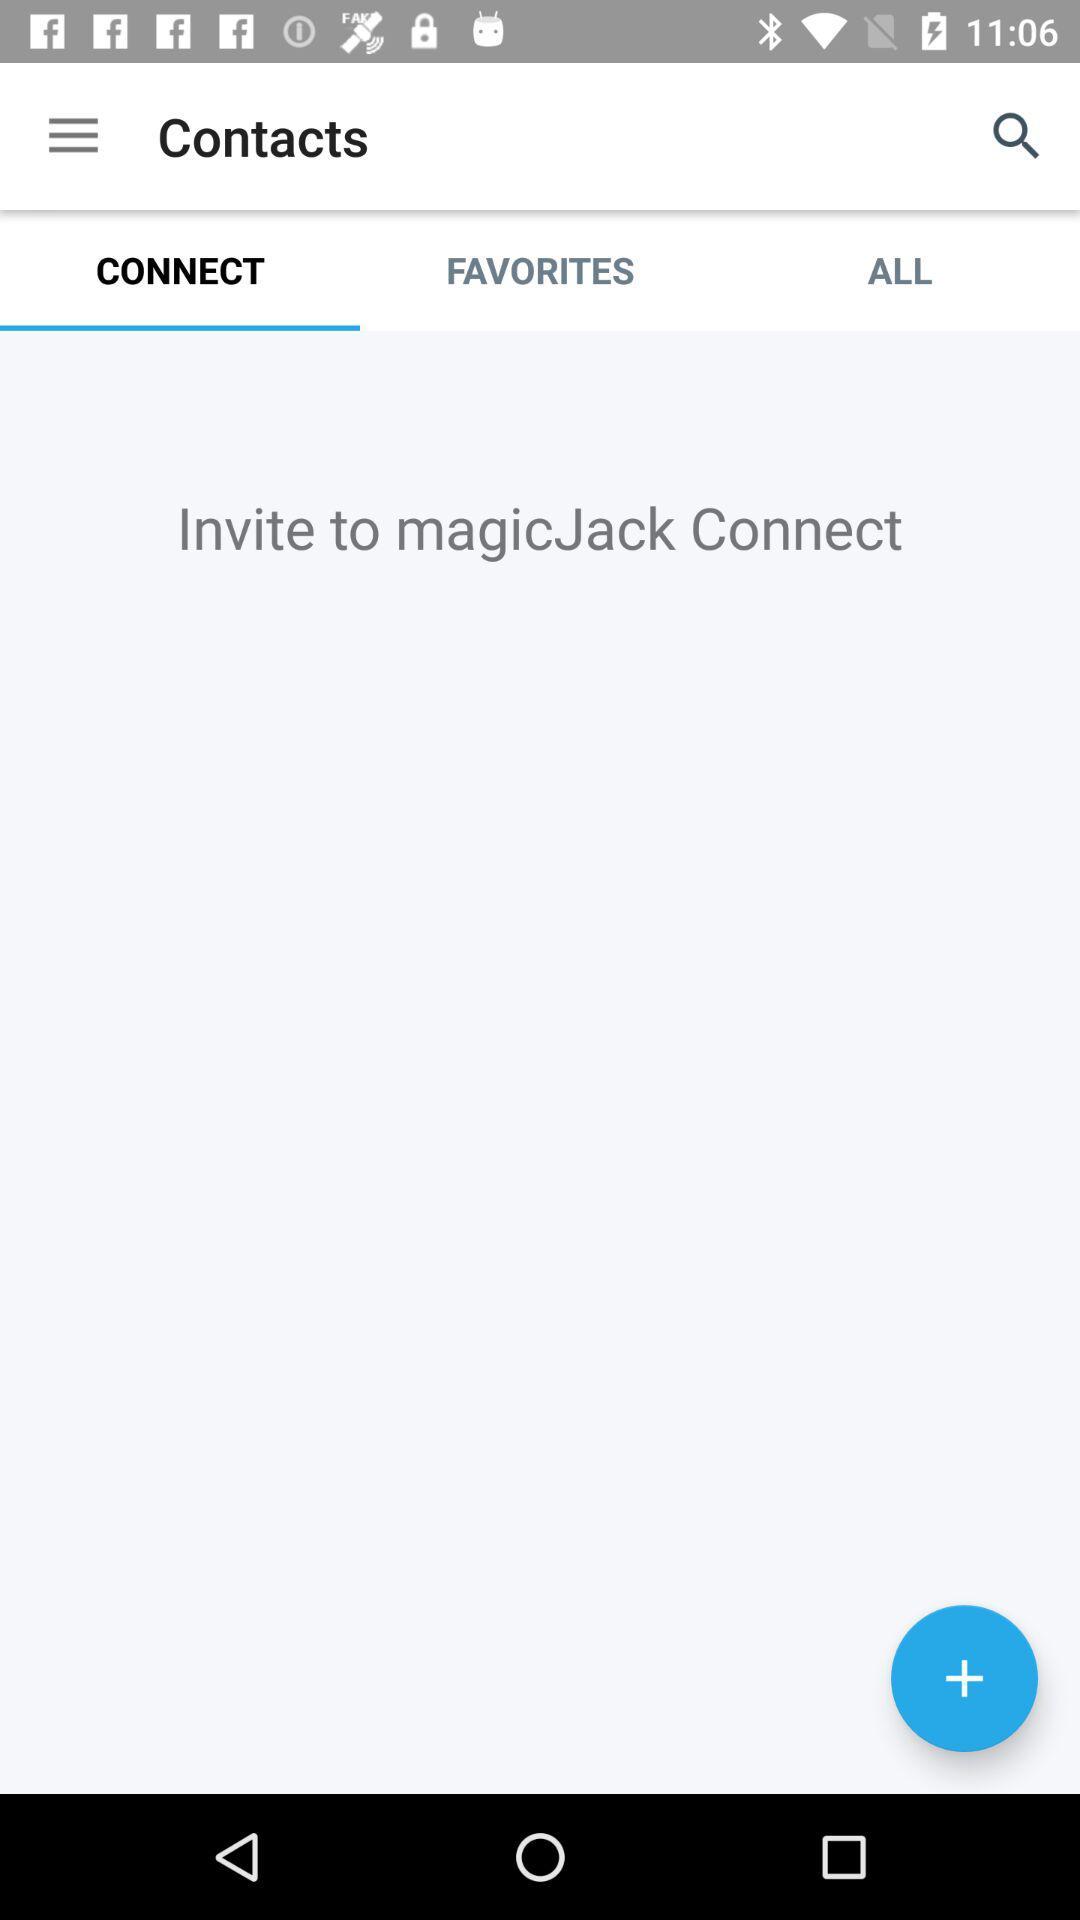 The image size is (1080, 1920). What do you see at coordinates (540, 526) in the screenshot?
I see `invite to magicjack item` at bounding box center [540, 526].